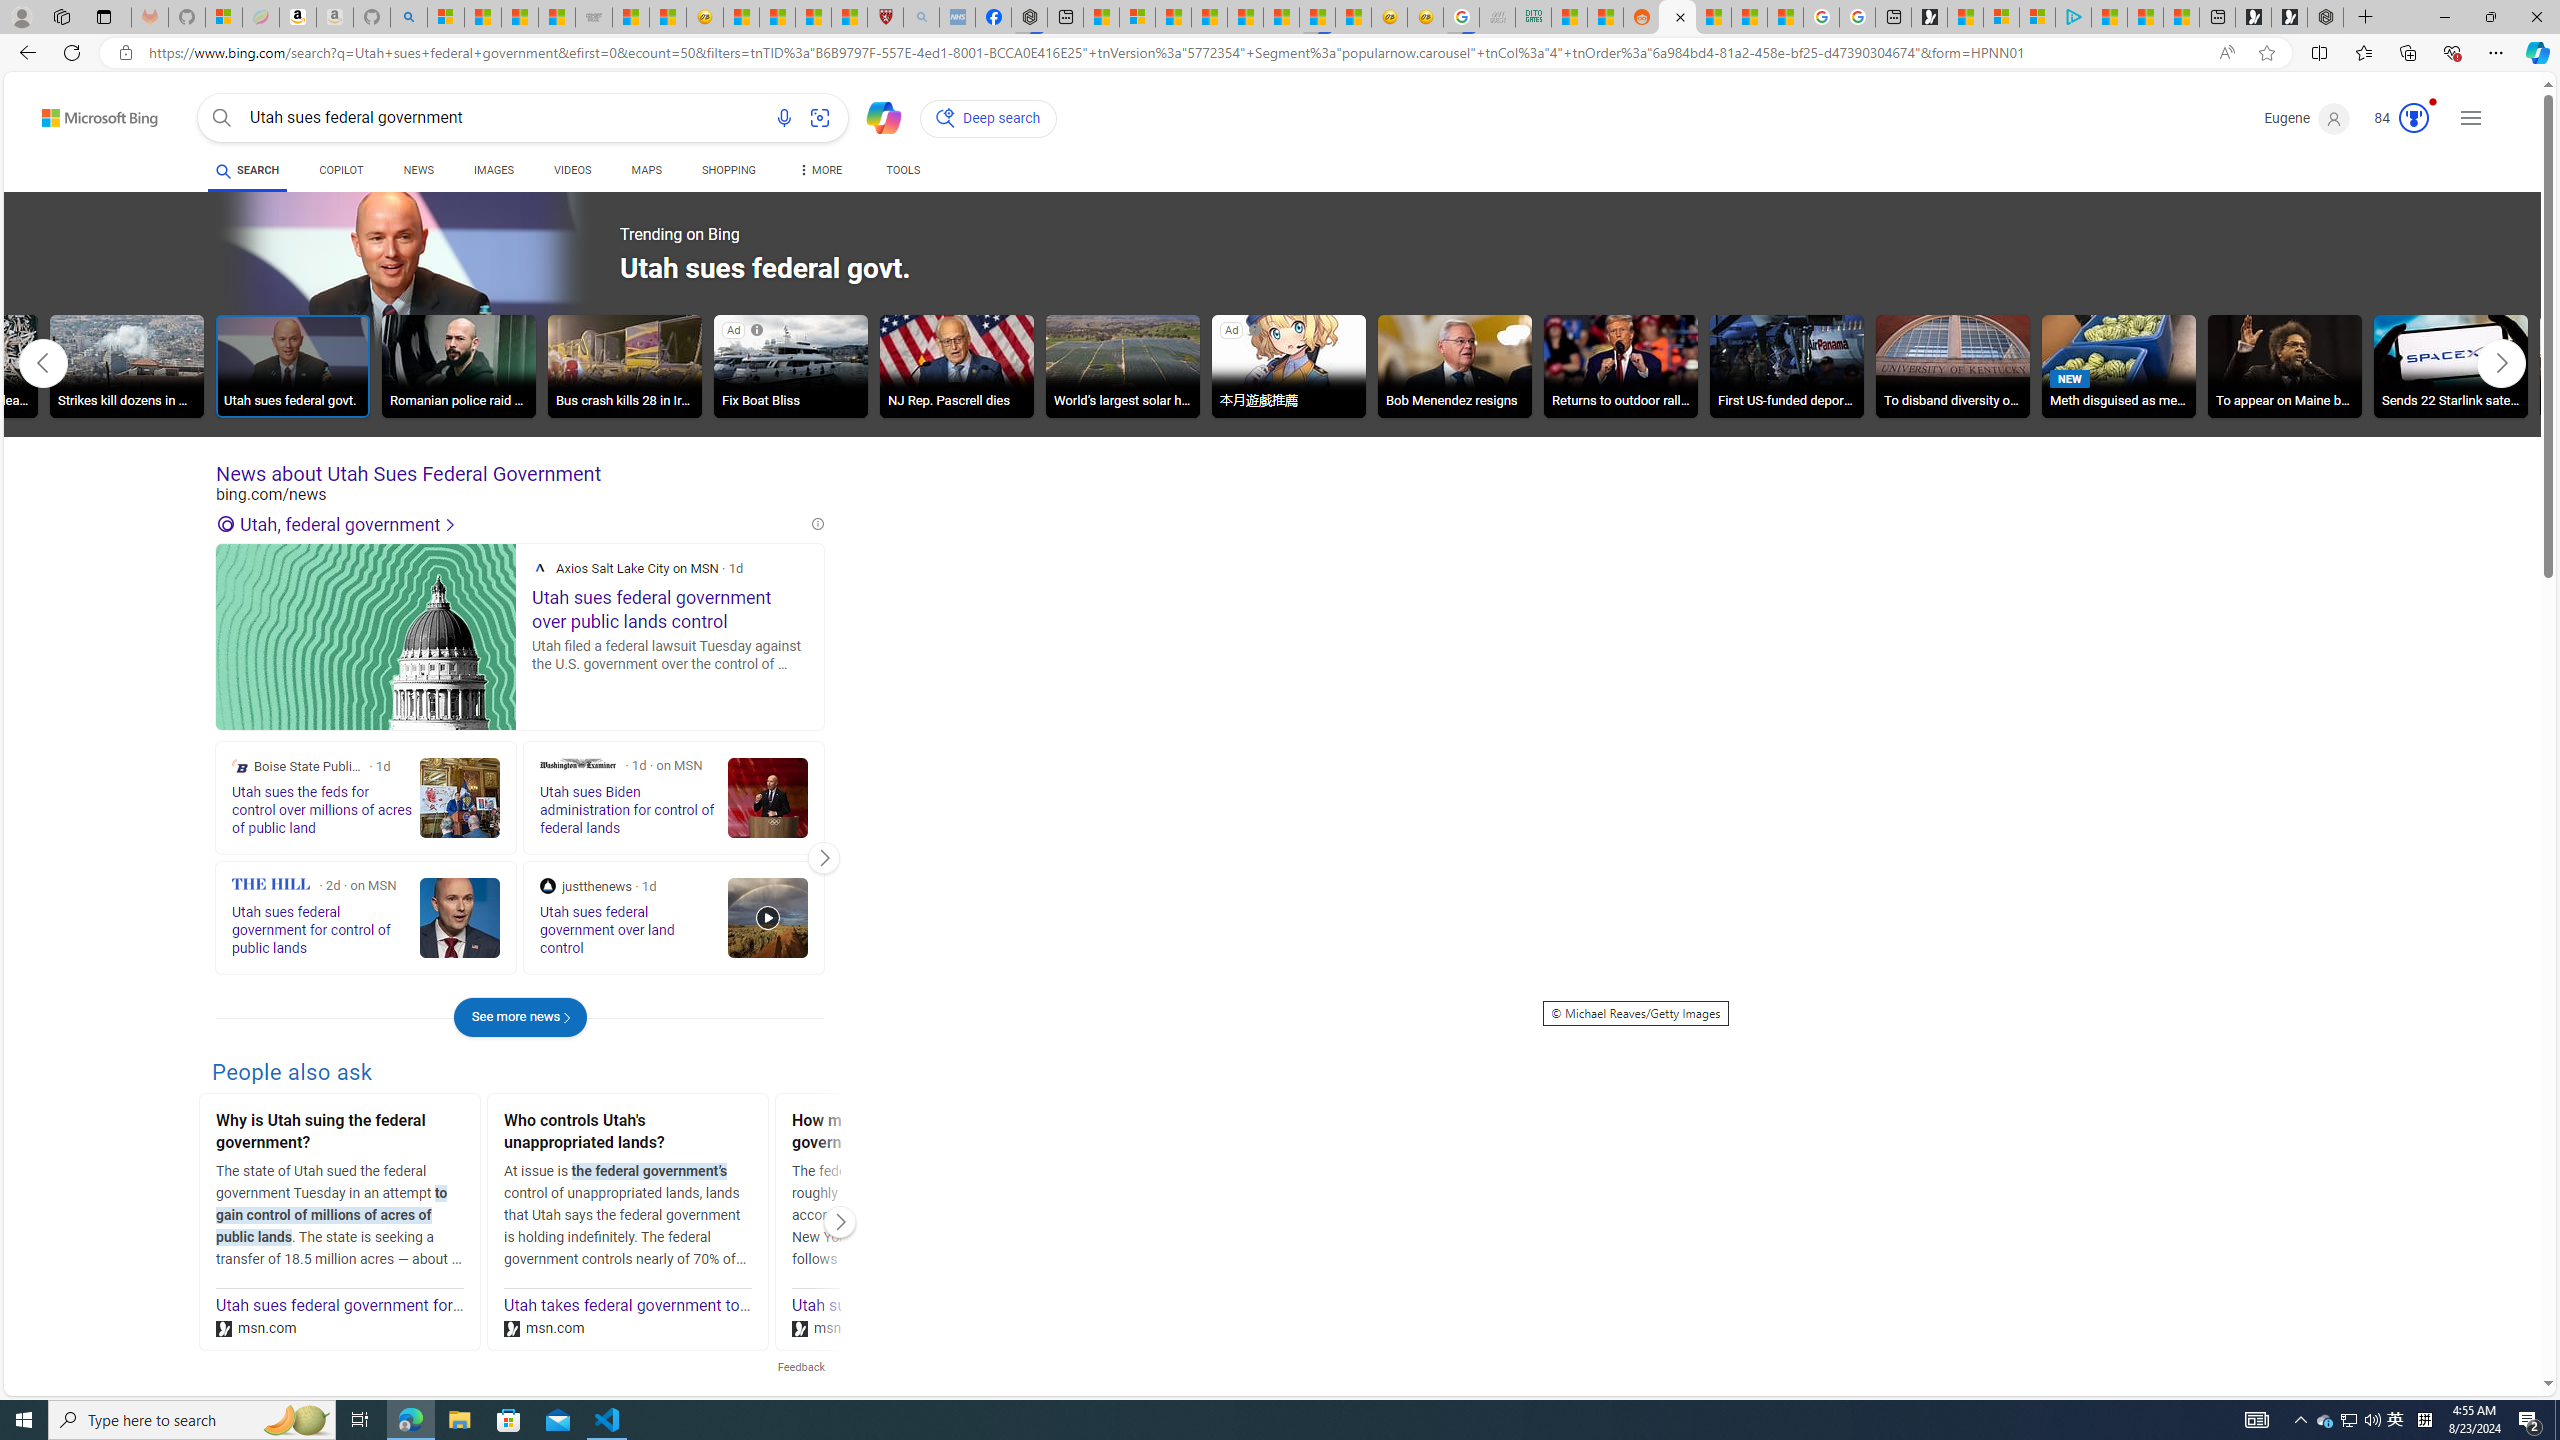  I want to click on 'News about Utah Sues Federal Government', so click(518, 474).